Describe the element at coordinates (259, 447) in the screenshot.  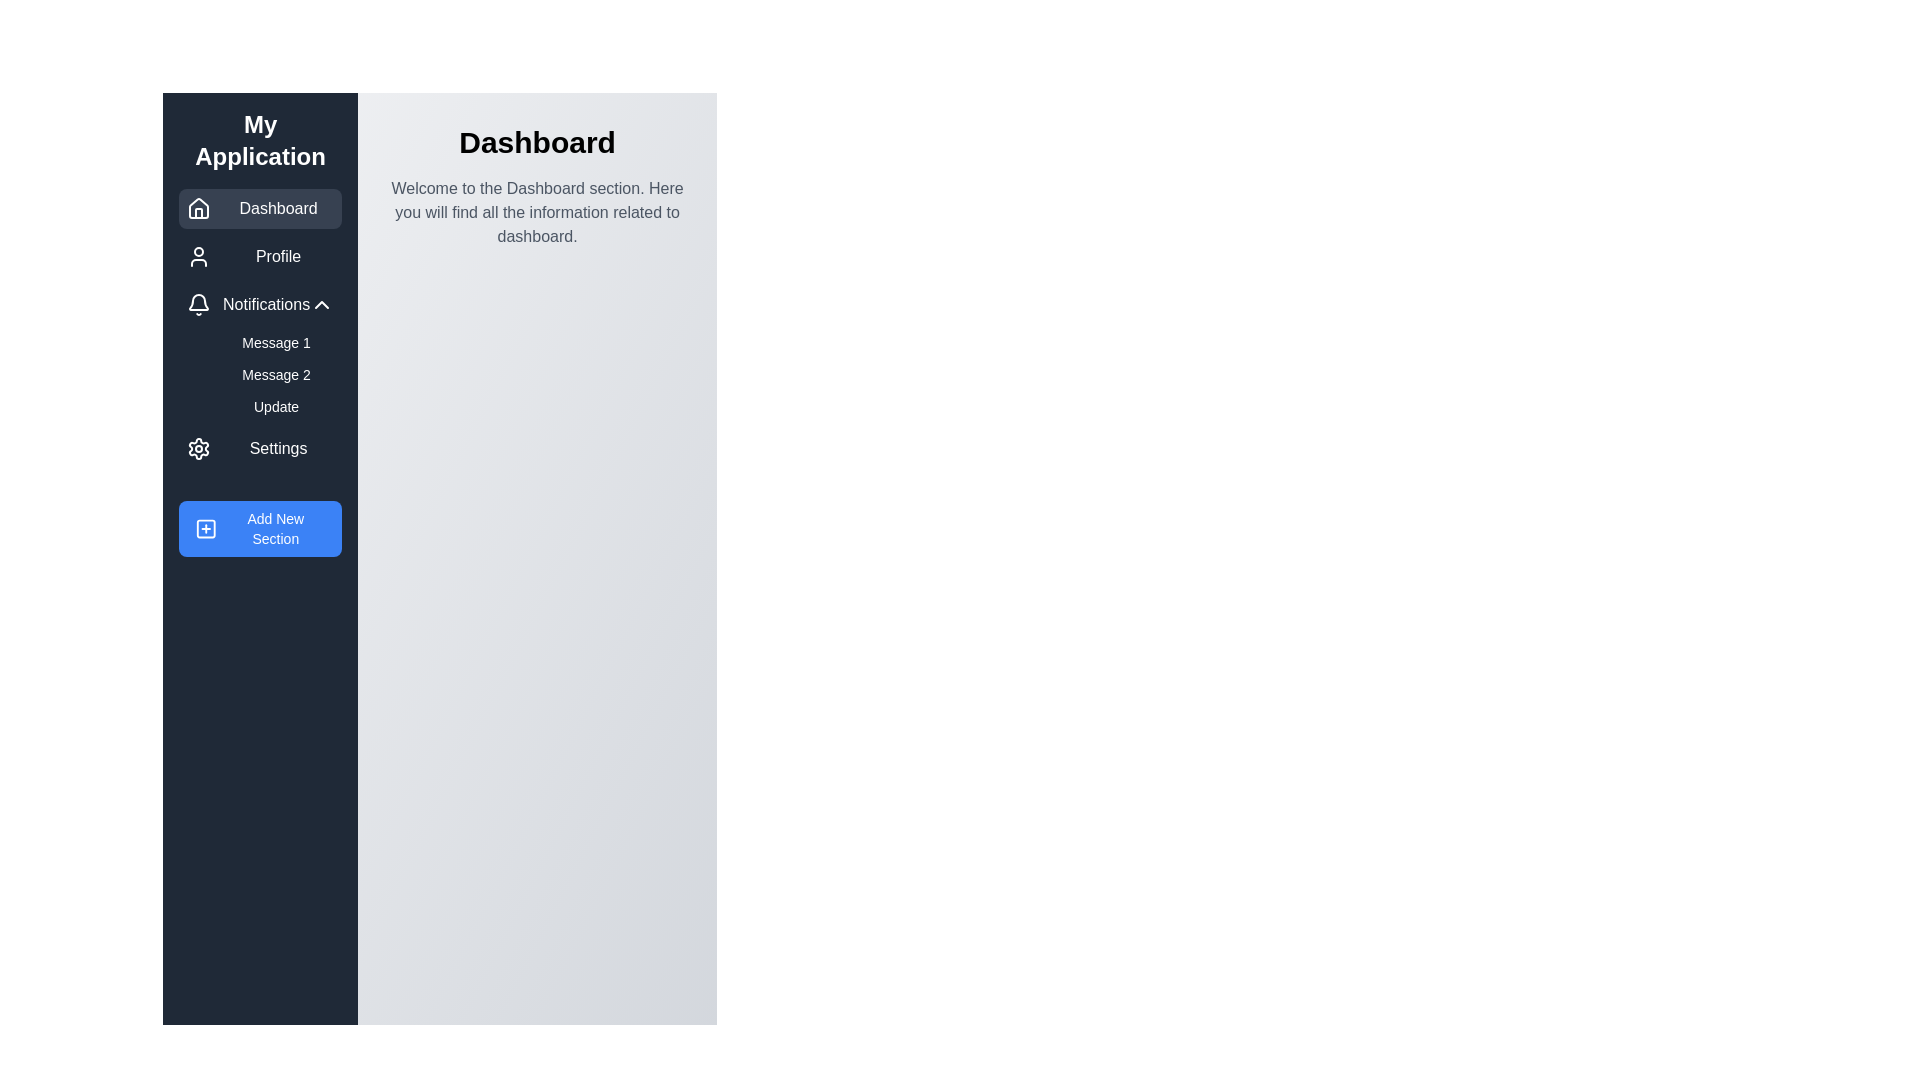
I see `the navigation button for accessing the 'Settings' section of the application` at that location.